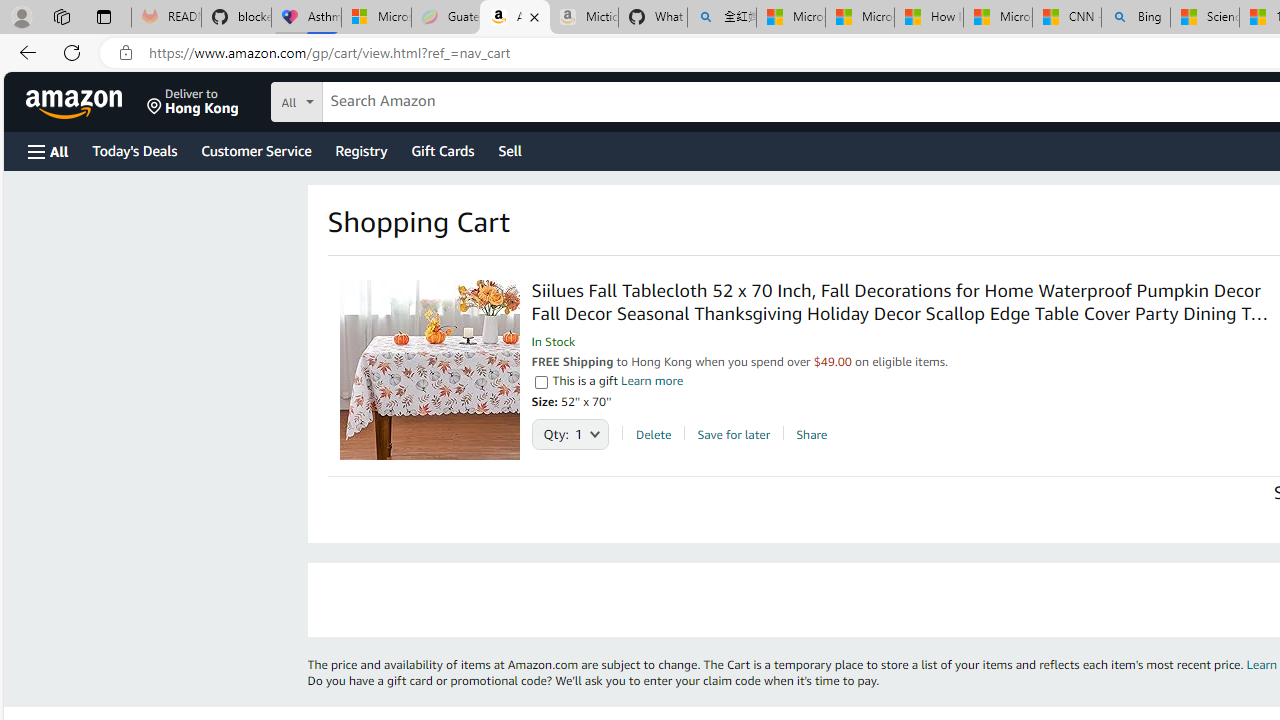 The width and height of the screenshot is (1280, 720). What do you see at coordinates (515, 17) in the screenshot?
I see `'Amazon.com Shopping Cart'` at bounding box center [515, 17].